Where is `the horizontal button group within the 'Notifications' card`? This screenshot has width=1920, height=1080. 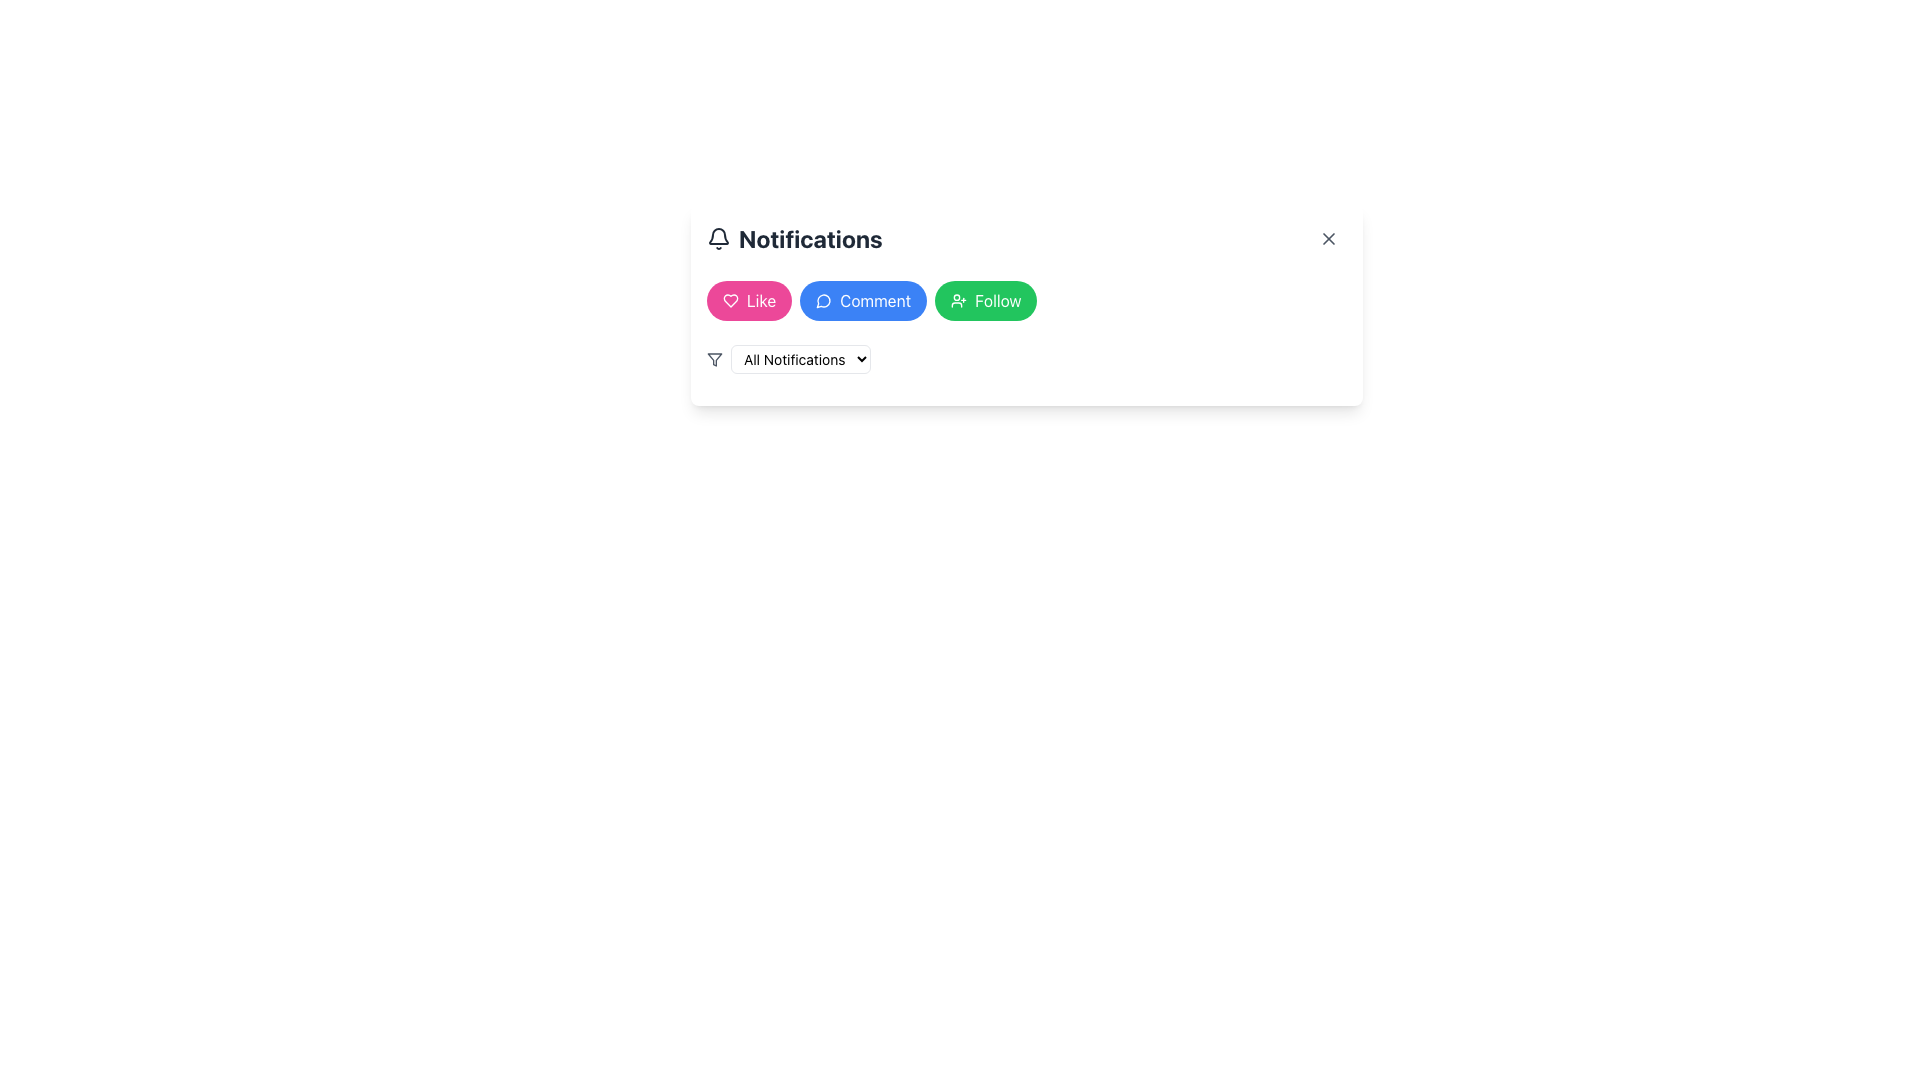
the horizontal button group within the 'Notifications' card is located at coordinates (1027, 300).